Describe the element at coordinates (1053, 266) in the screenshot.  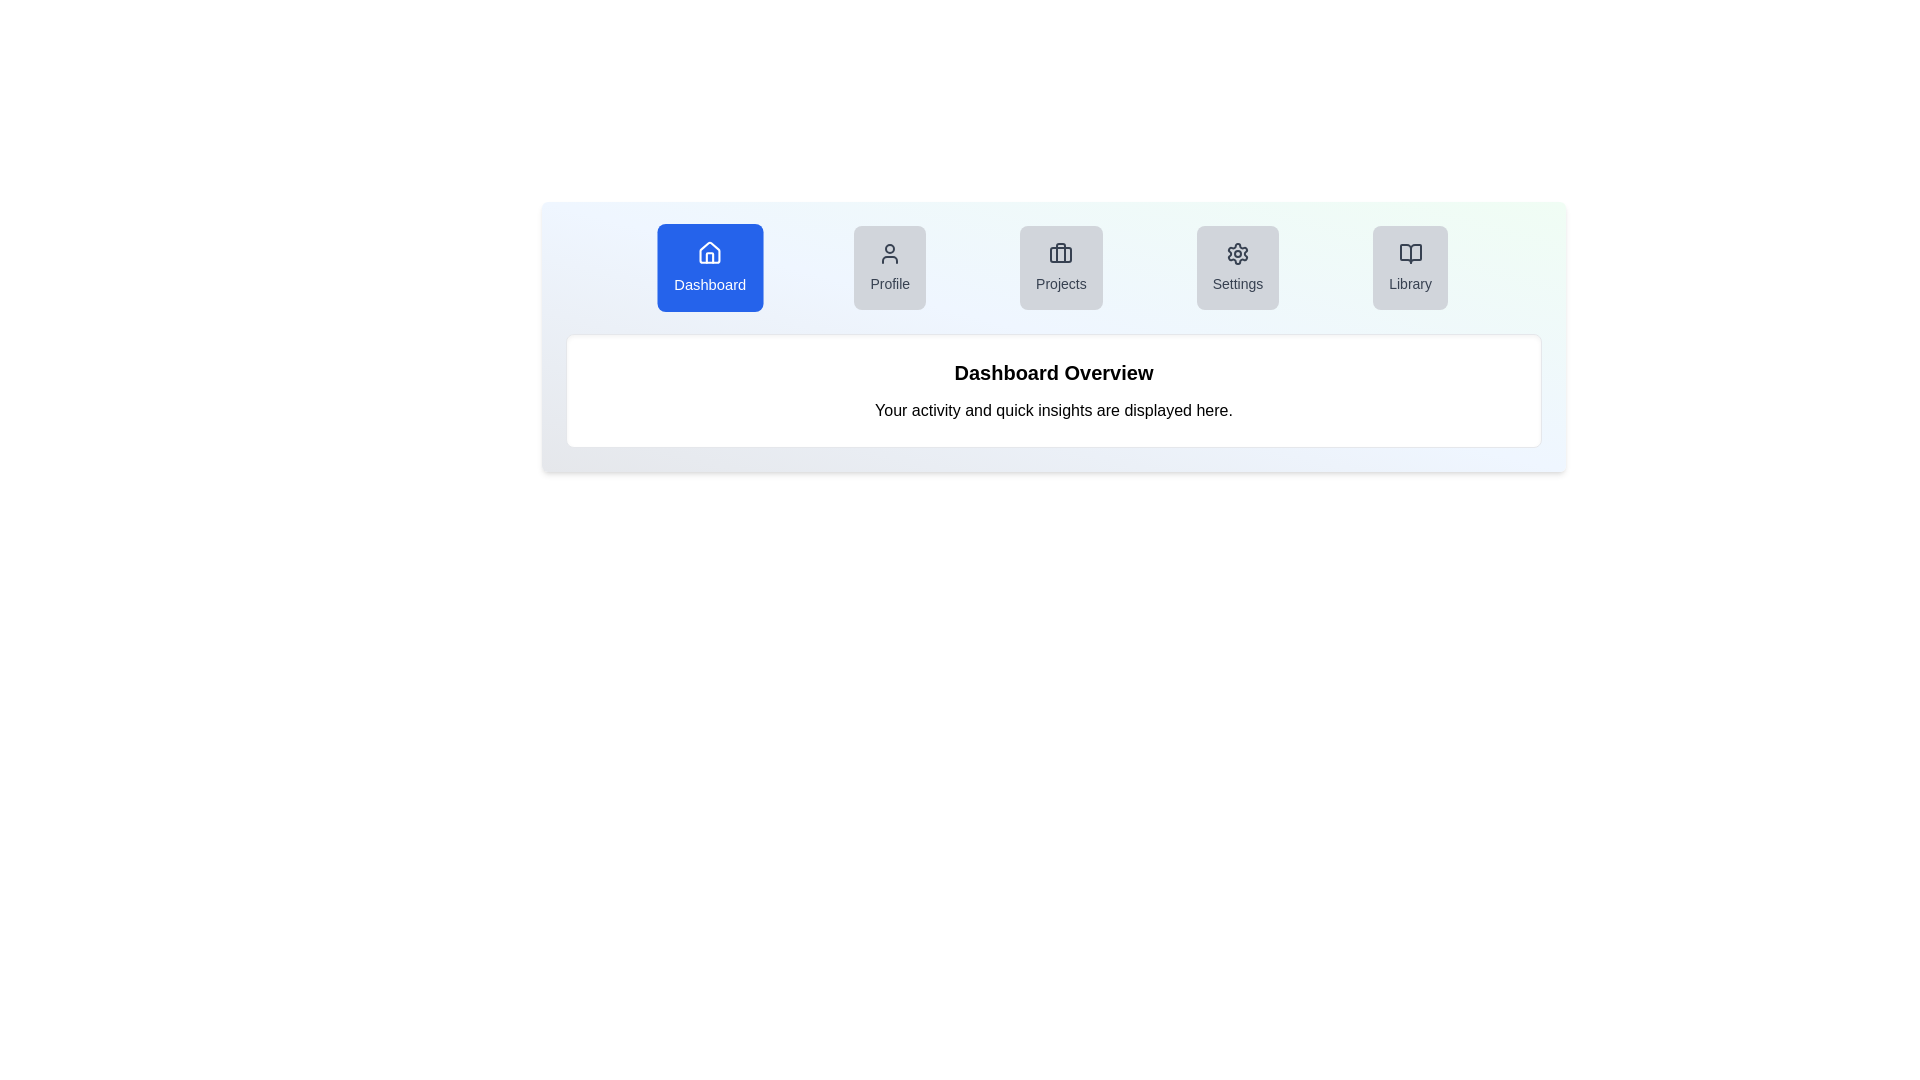
I see `the 'Projects' navigation button located beneath the header and above the overview section` at that location.